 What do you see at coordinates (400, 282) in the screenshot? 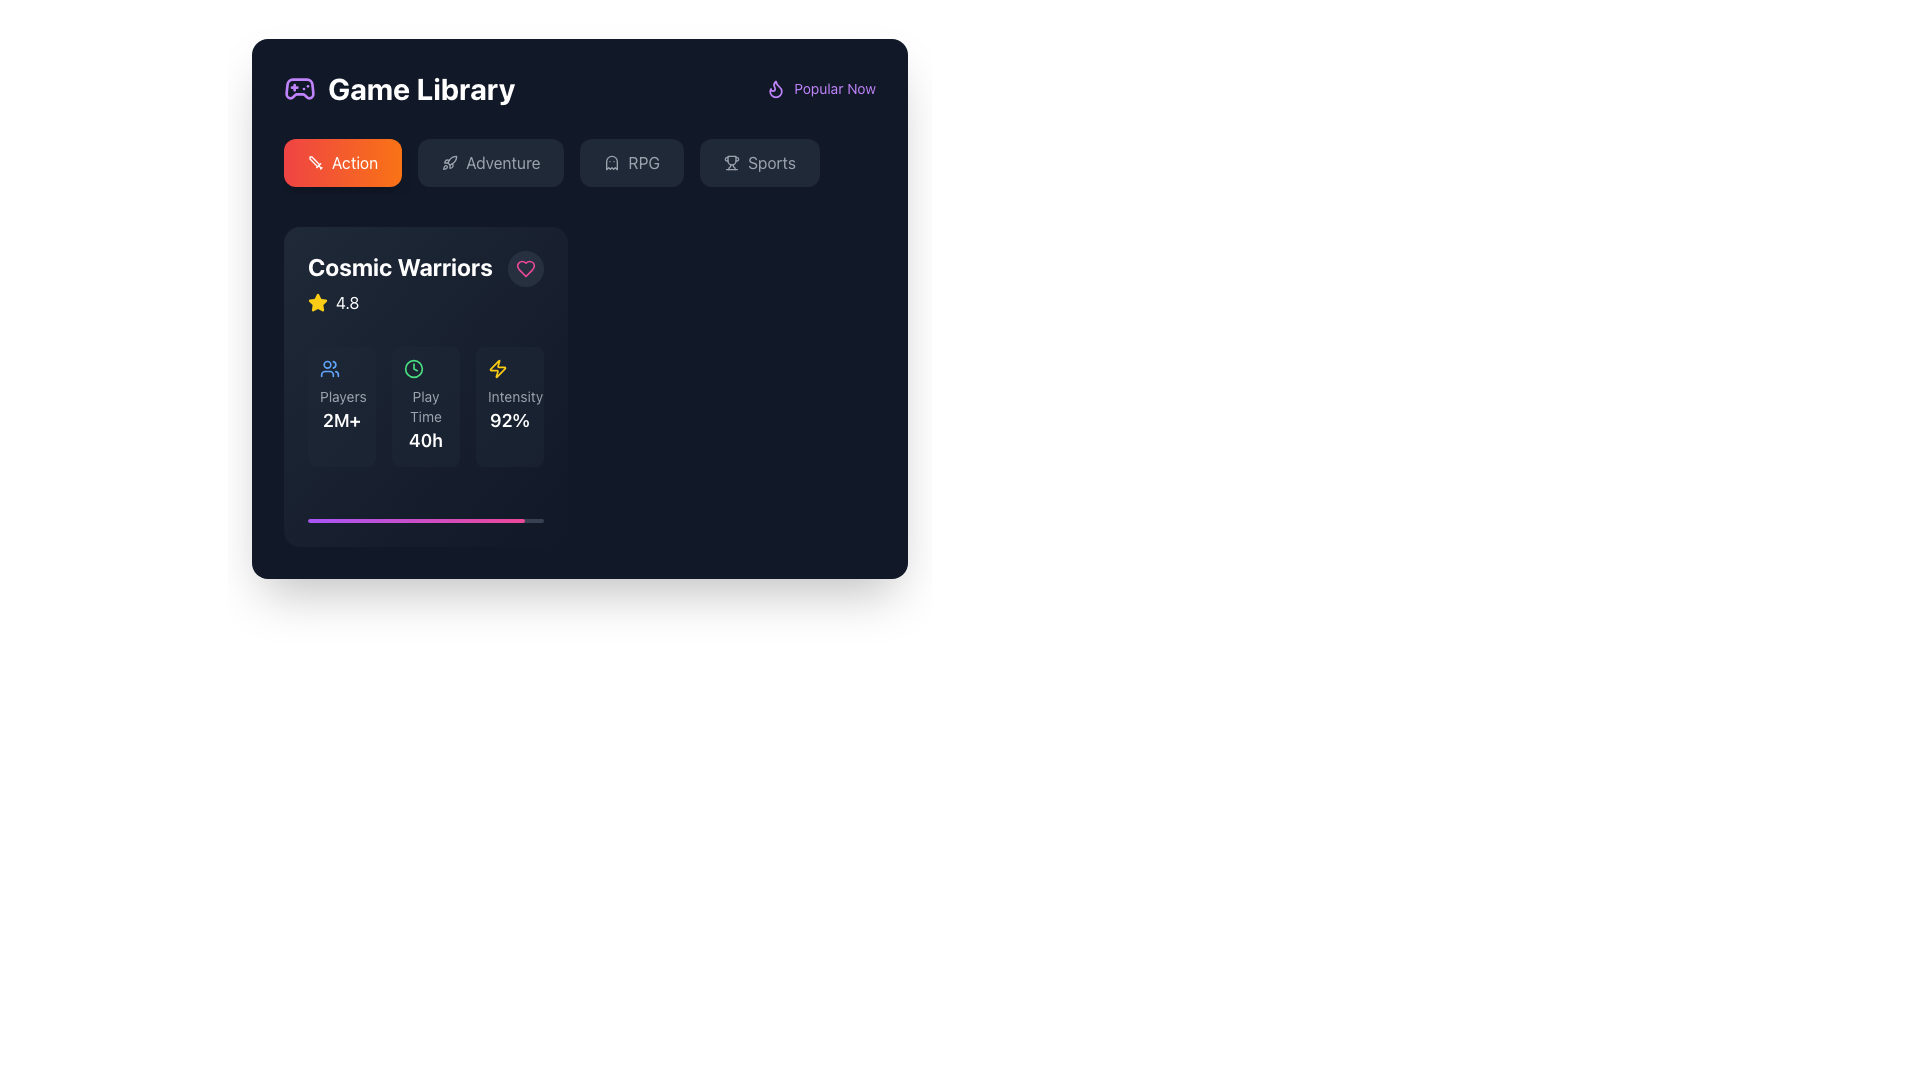
I see `the Information Display element that shows the title 'Cosmic Warriors' with a rating of '4.8' and a yellow star icon` at bounding box center [400, 282].